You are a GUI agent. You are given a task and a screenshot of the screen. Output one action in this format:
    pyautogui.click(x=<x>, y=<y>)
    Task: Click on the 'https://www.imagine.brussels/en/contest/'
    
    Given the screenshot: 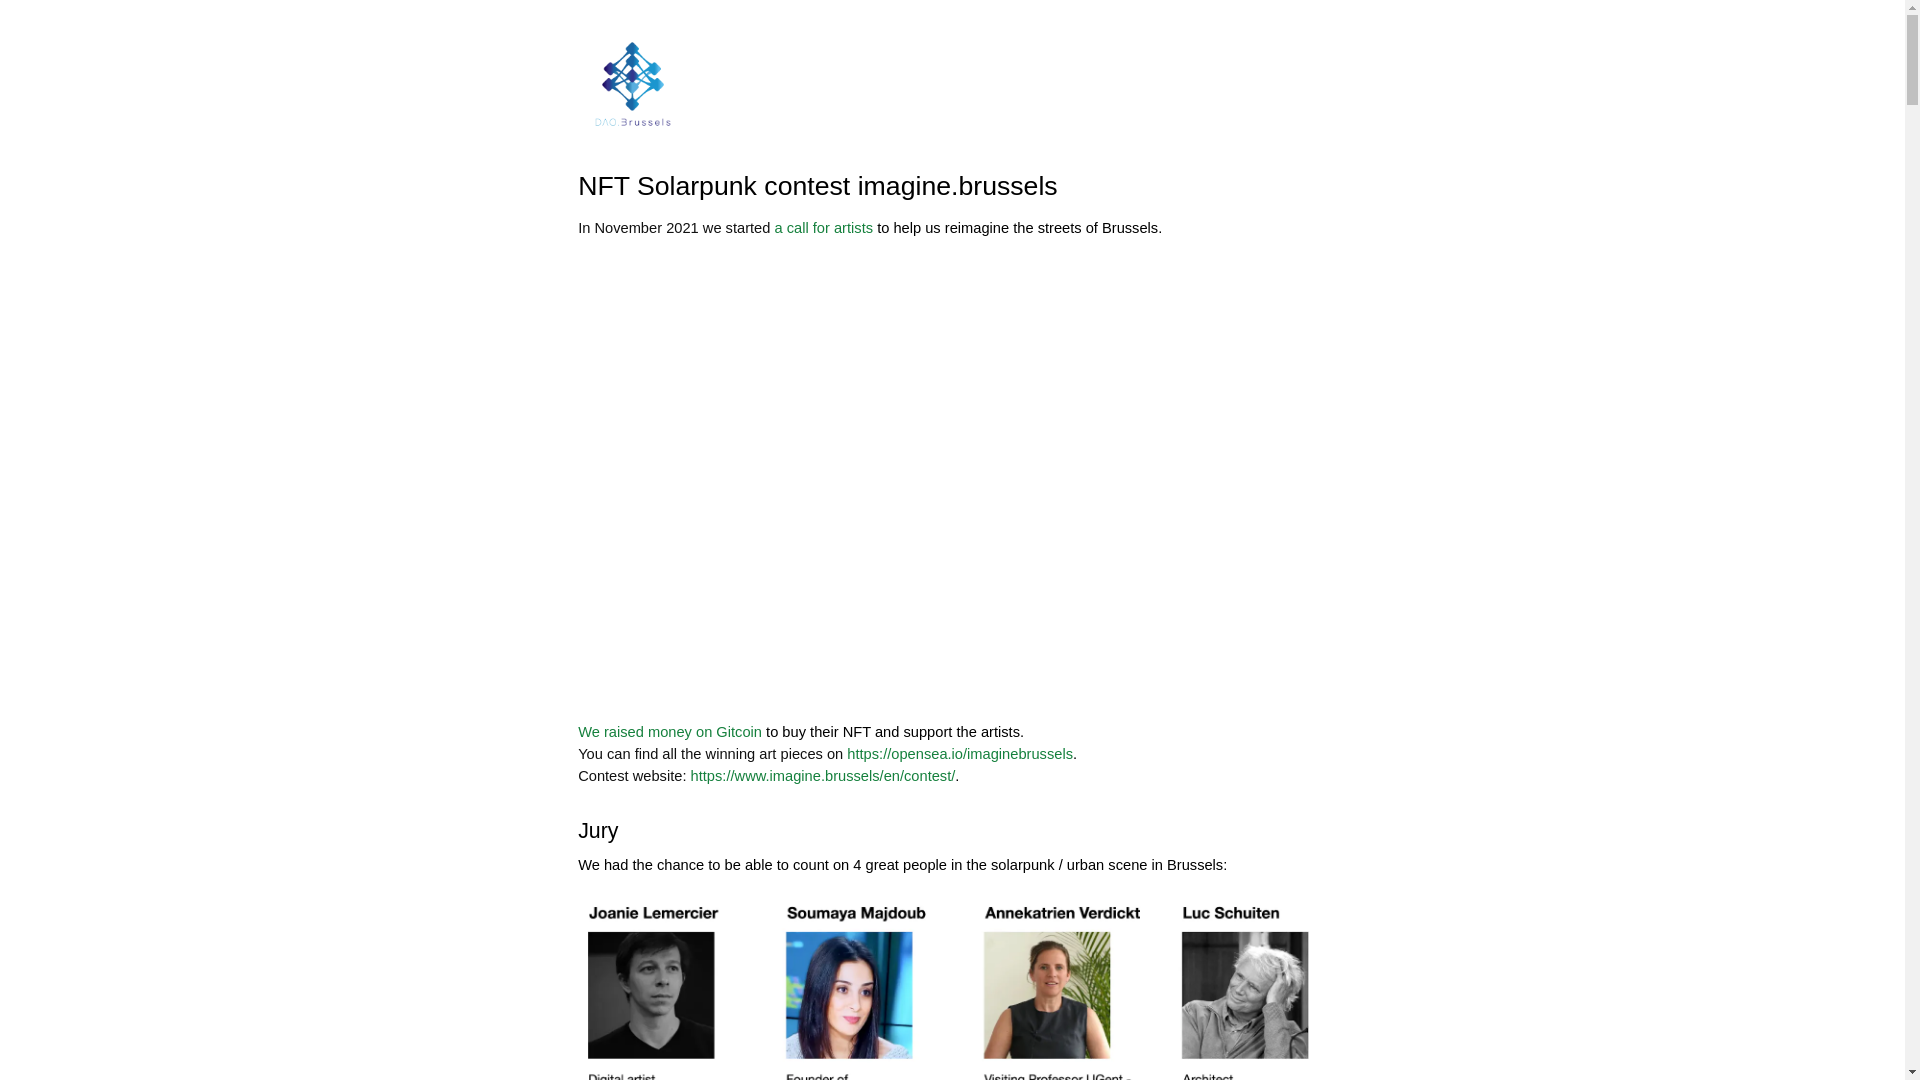 What is the action you would take?
    pyautogui.click(x=691, y=774)
    